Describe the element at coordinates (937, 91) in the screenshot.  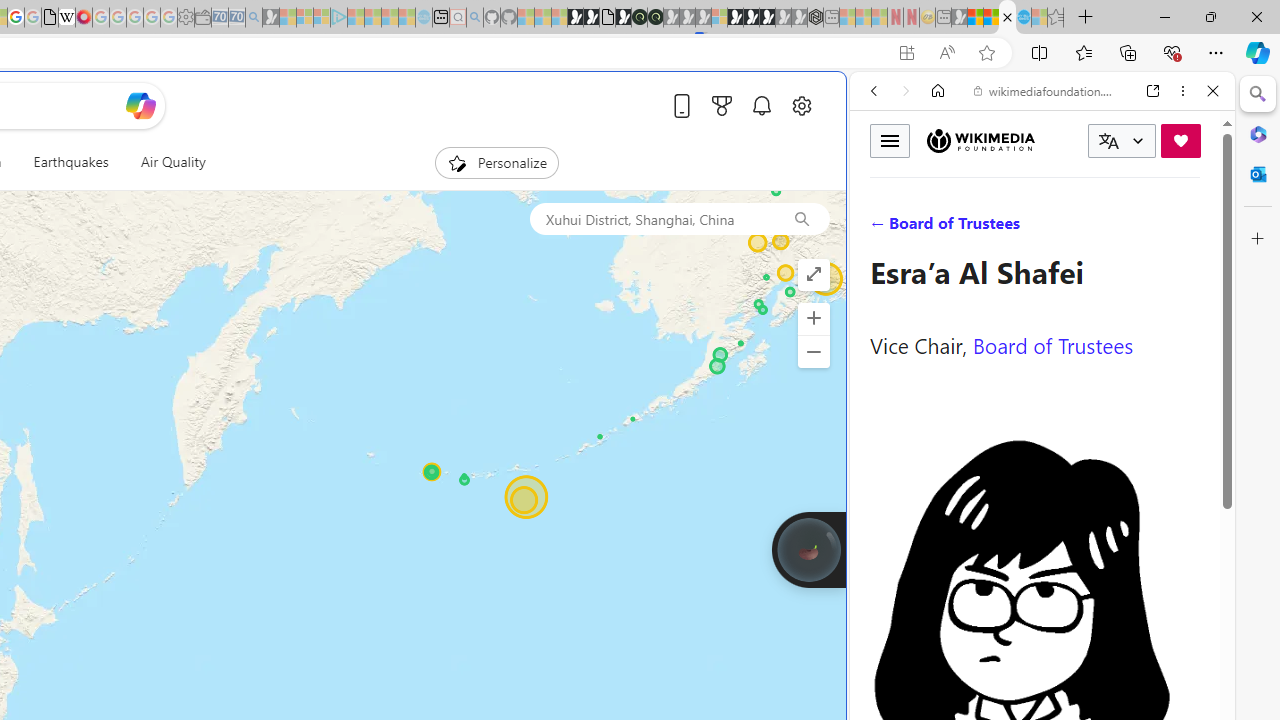
I see `'Home'` at that location.